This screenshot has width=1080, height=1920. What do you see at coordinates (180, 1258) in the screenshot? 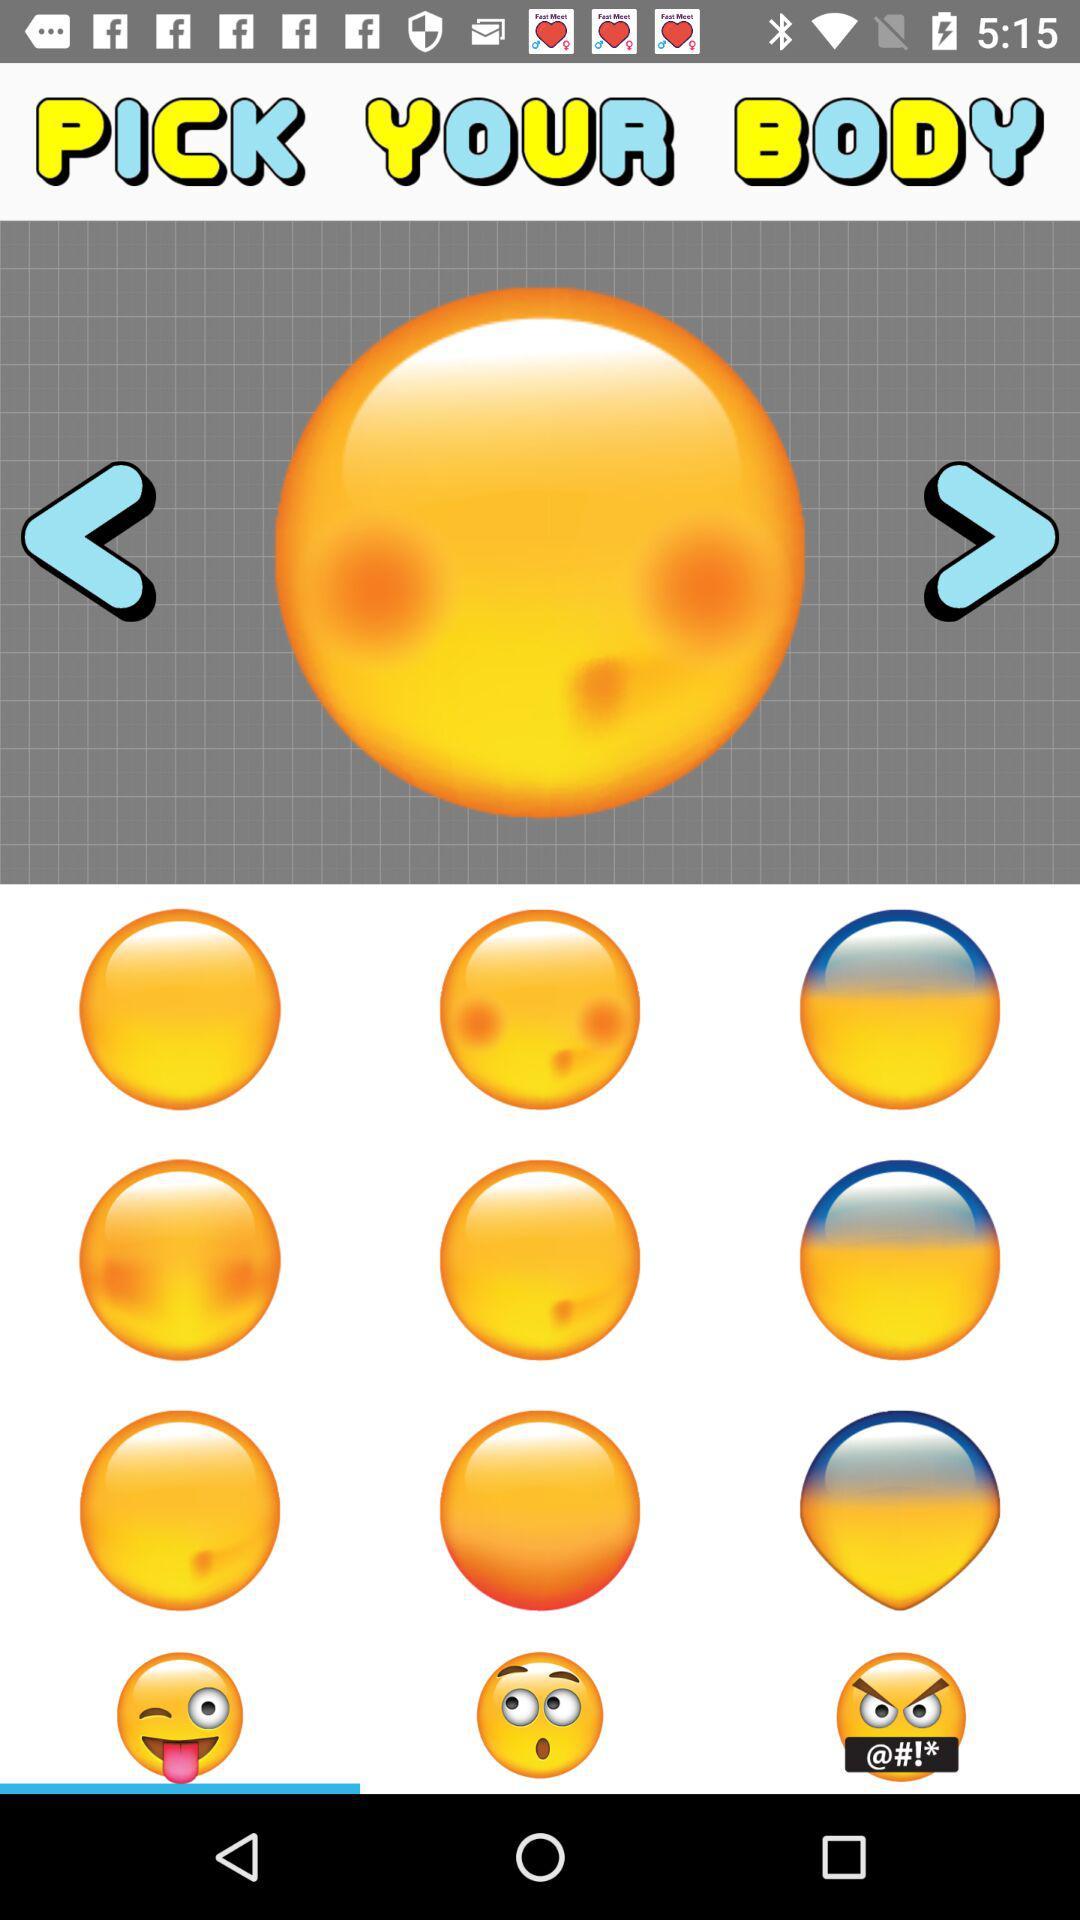
I see `funny video` at bounding box center [180, 1258].